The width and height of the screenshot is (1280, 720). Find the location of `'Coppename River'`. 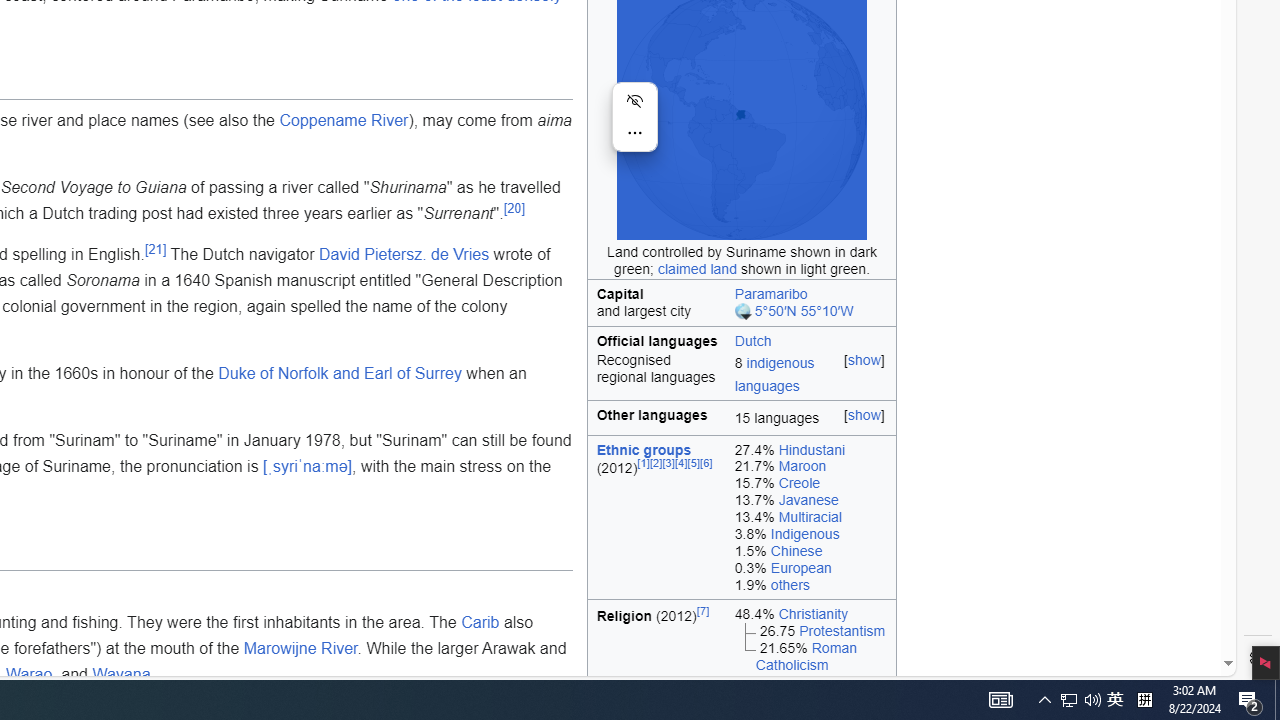

'Coppename River' is located at coordinates (344, 119).